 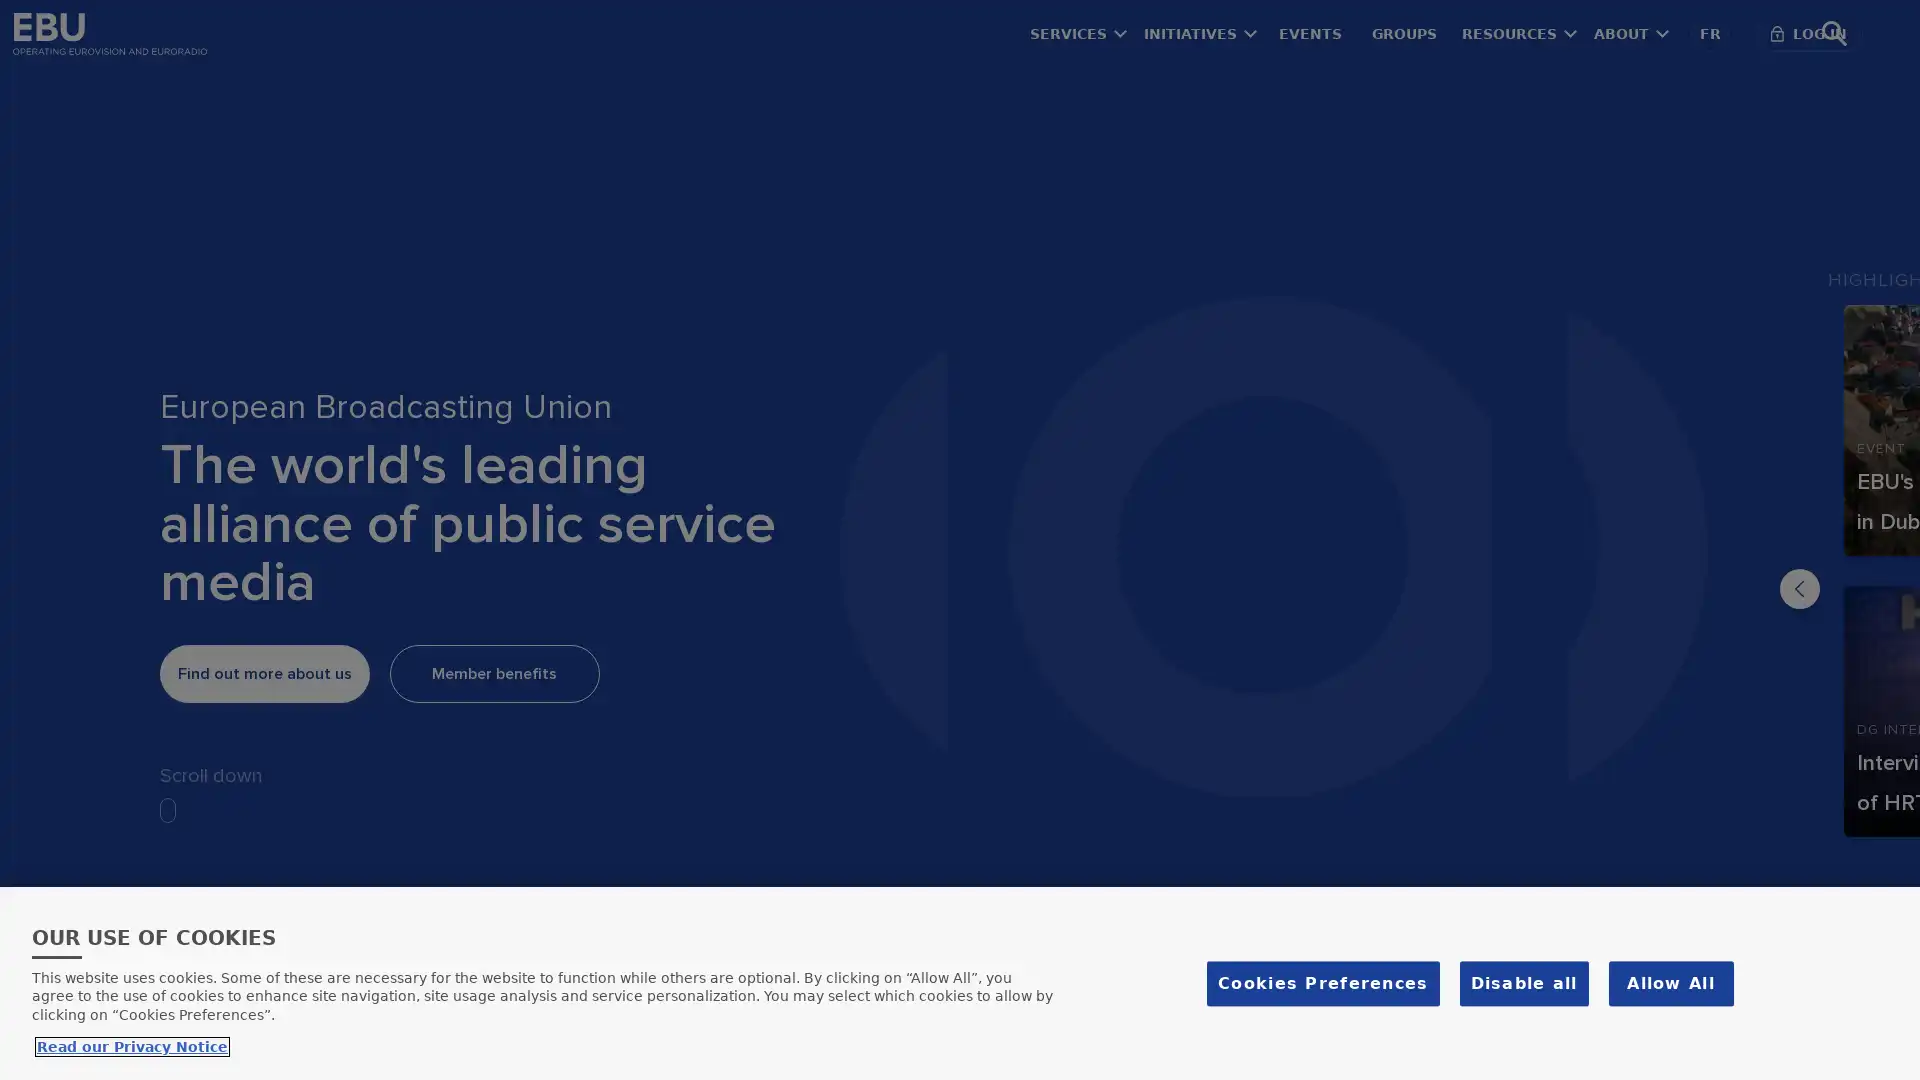 I want to click on Disable all, so click(x=1522, y=982).